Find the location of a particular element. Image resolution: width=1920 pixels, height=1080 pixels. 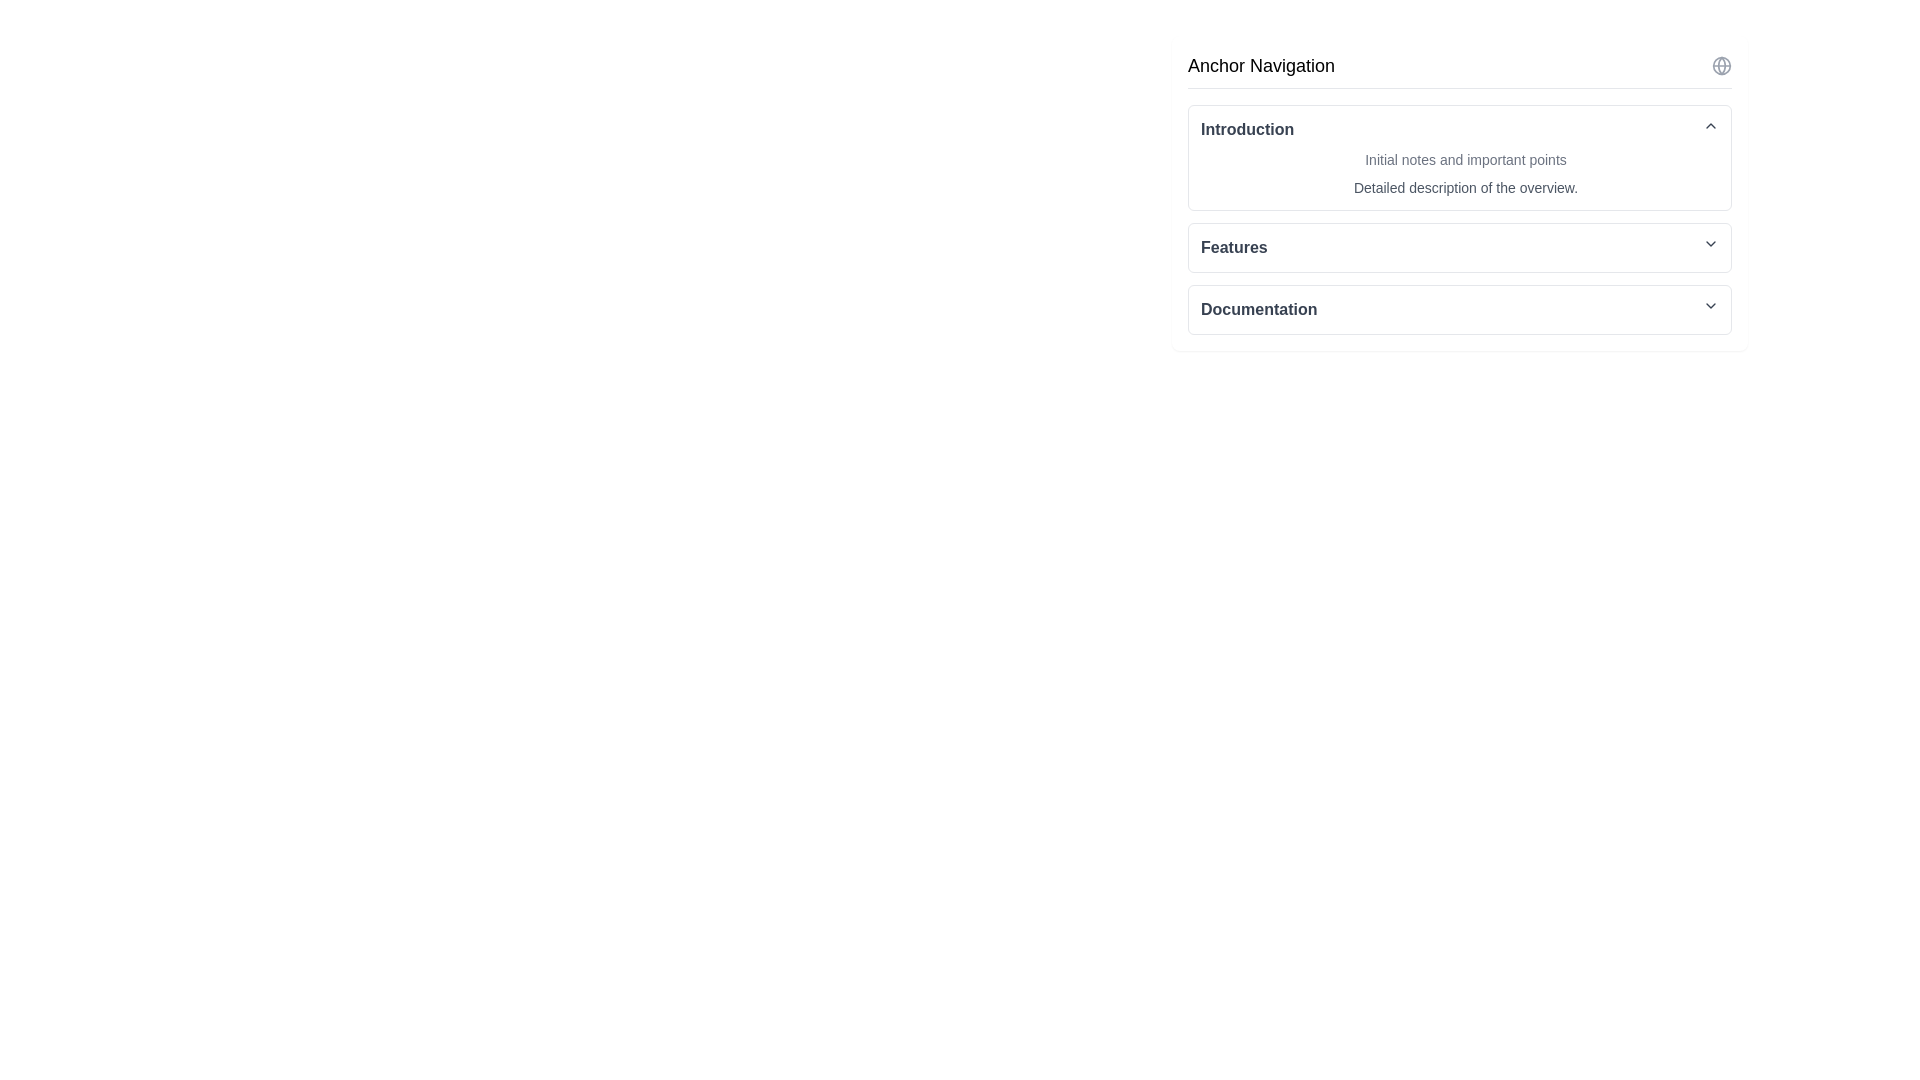

the chevron icon to the right of the 'Introduction' header in the 'Anchor Navigation' section for potential visual feedback is located at coordinates (1709, 126).